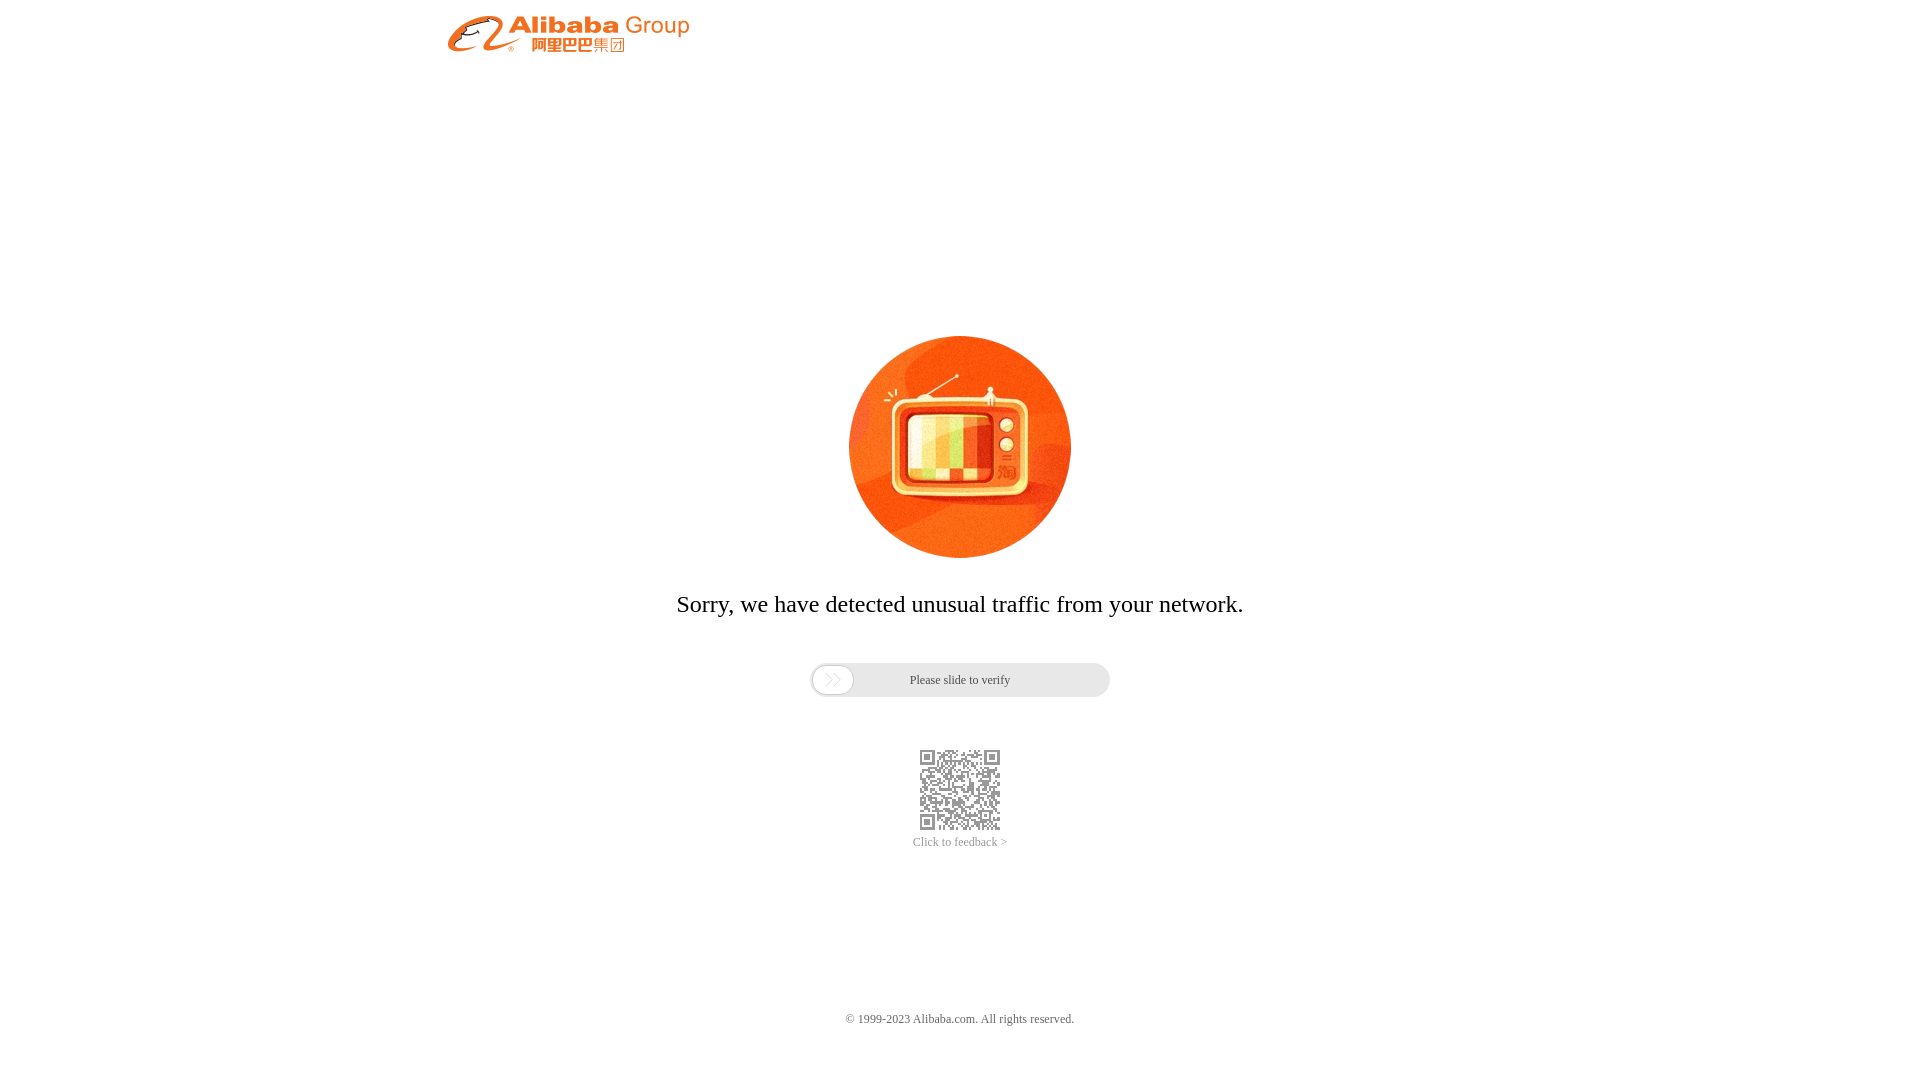  What do you see at coordinates (960, 842) in the screenshot?
I see `'Click to feedback >'` at bounding box center [960, 842].